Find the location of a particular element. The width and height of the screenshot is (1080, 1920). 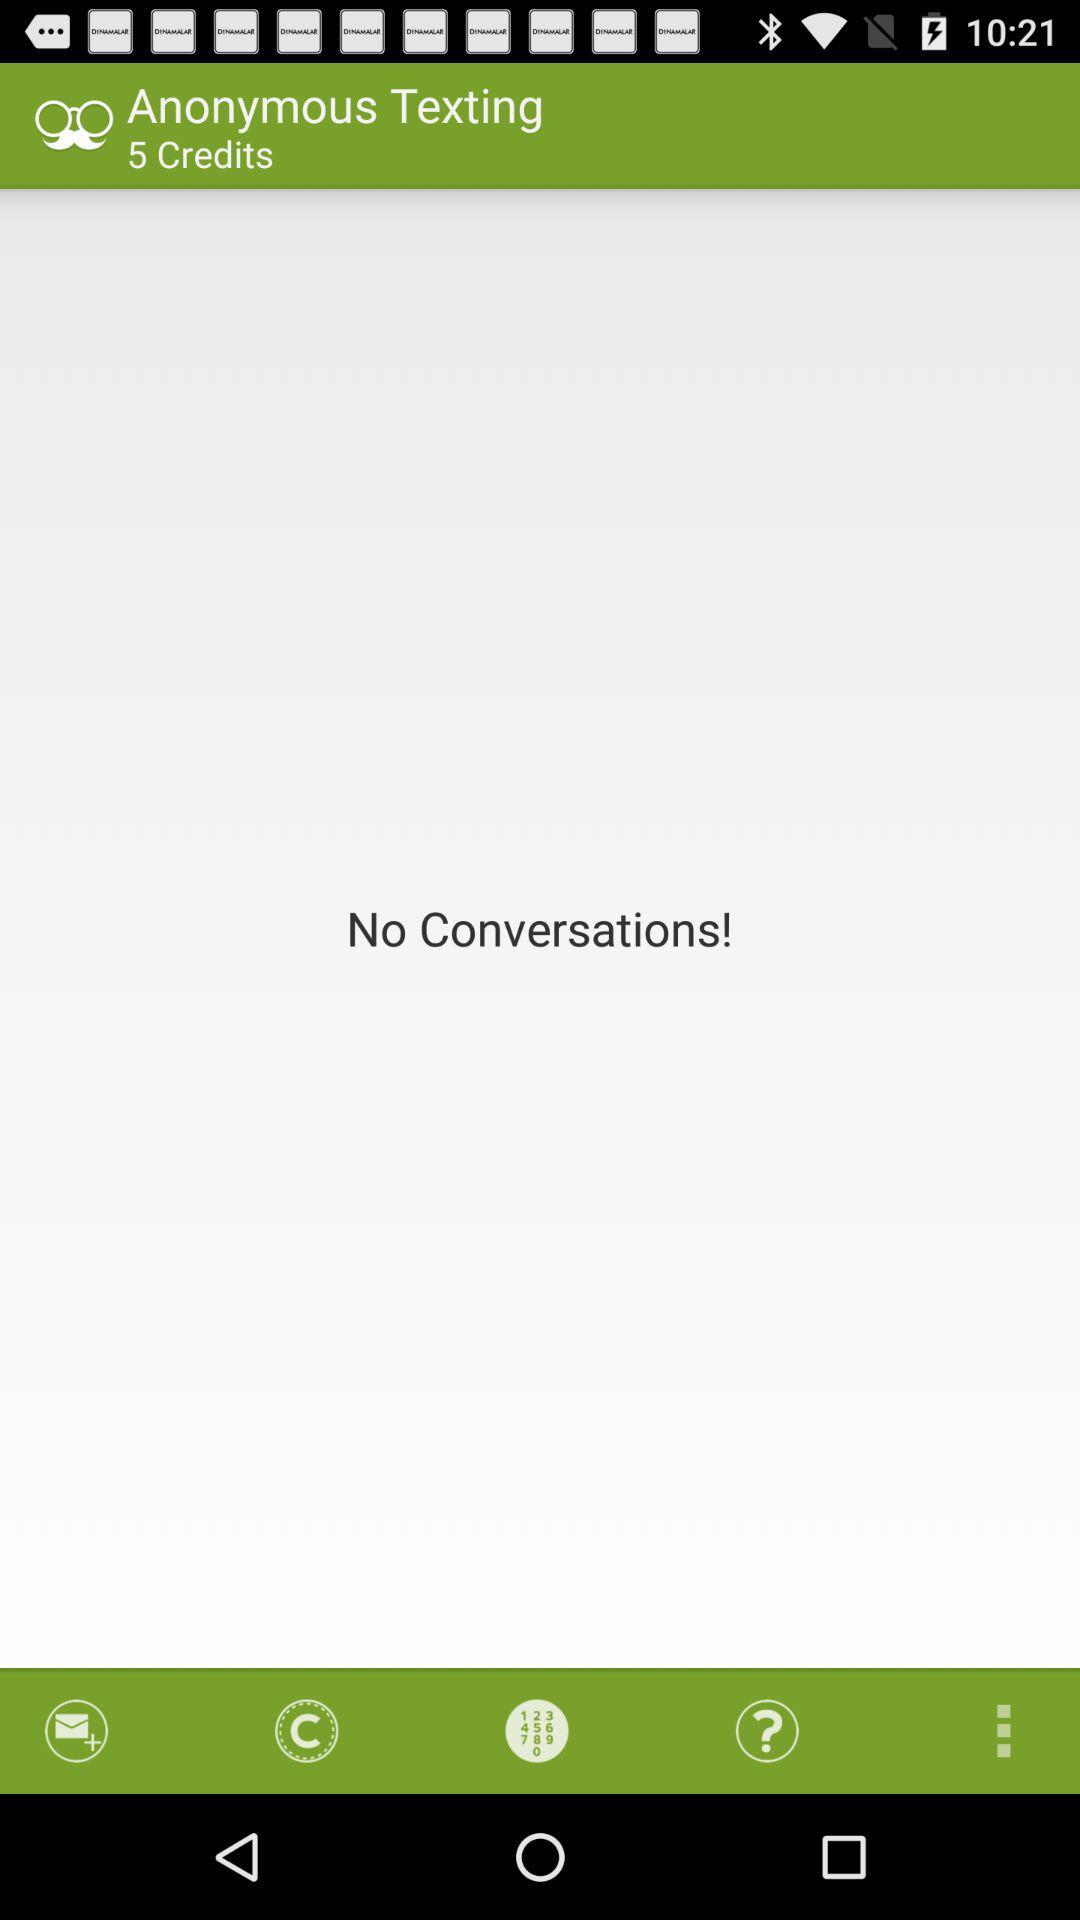

the item below the 5 credits is located at coordinates (540, 927).